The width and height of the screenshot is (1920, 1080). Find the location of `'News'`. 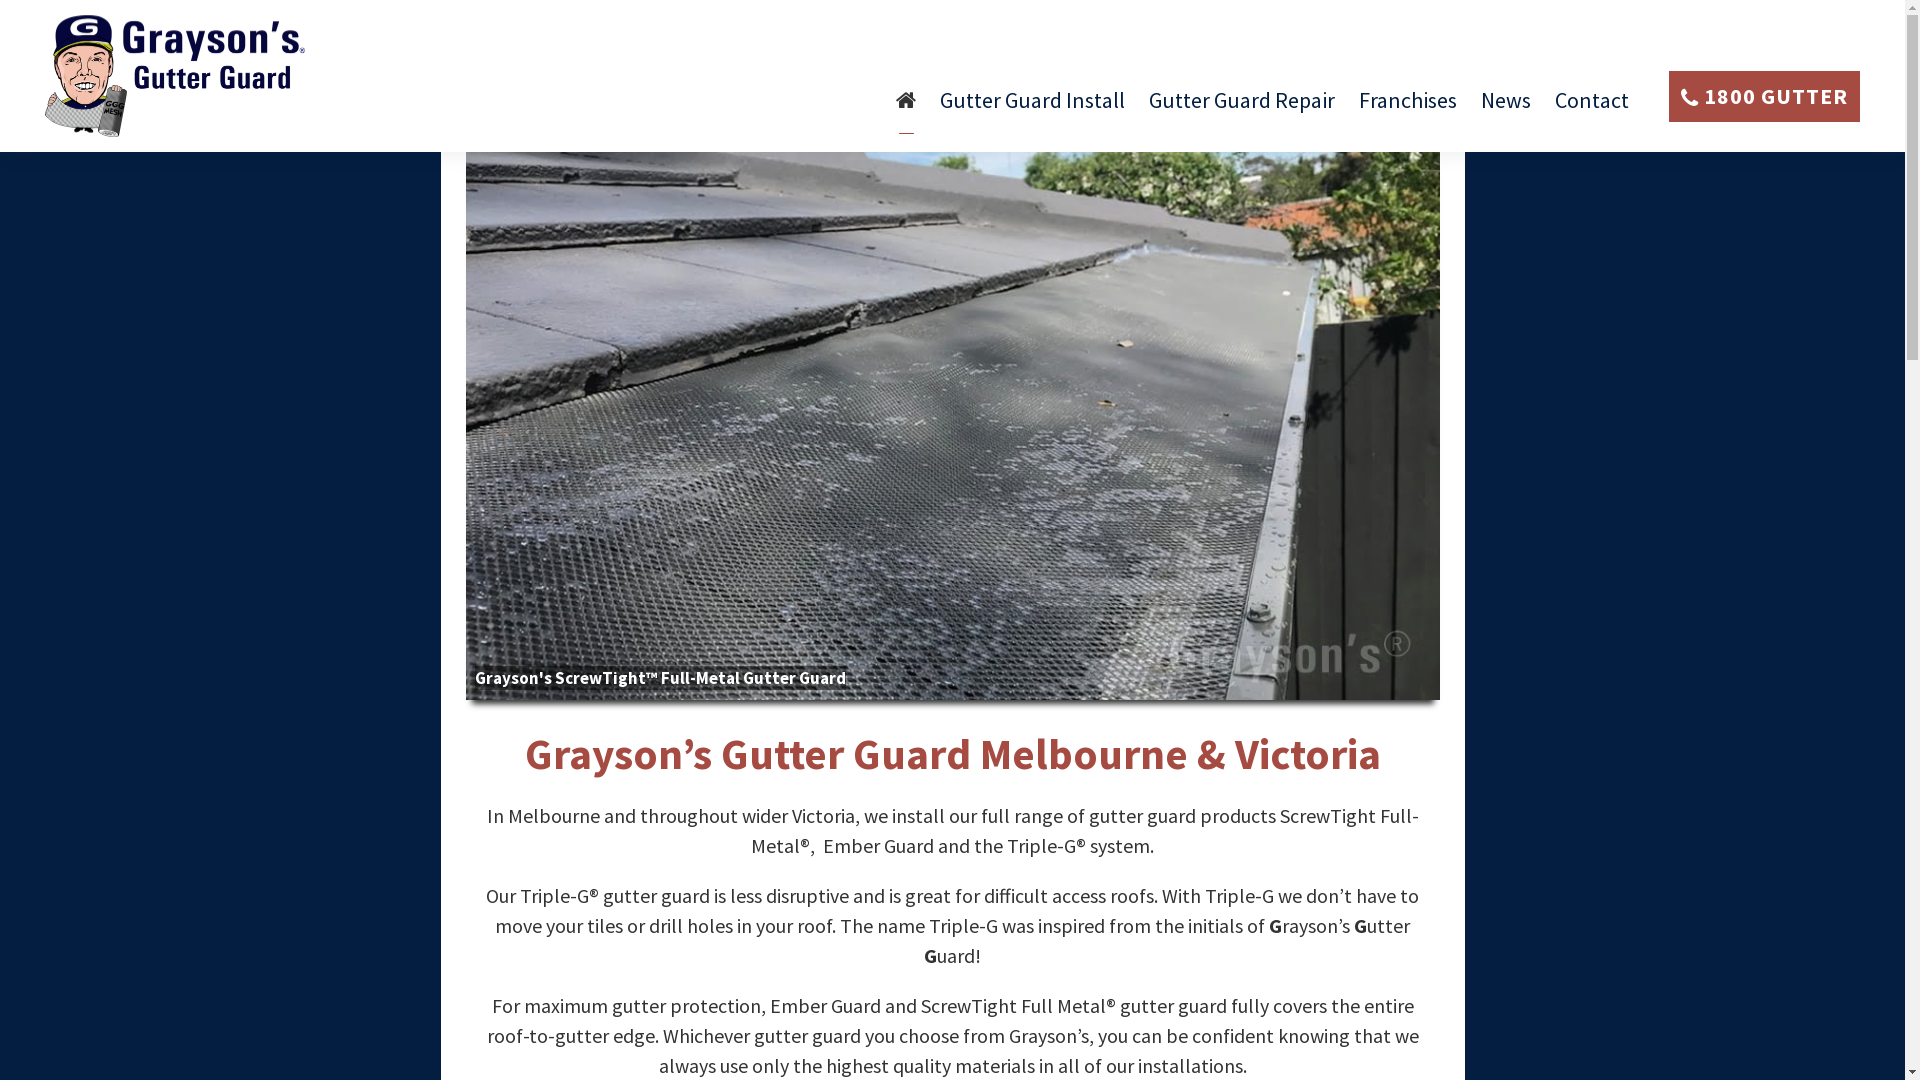

'News' is located at coordinates (1506, 108).